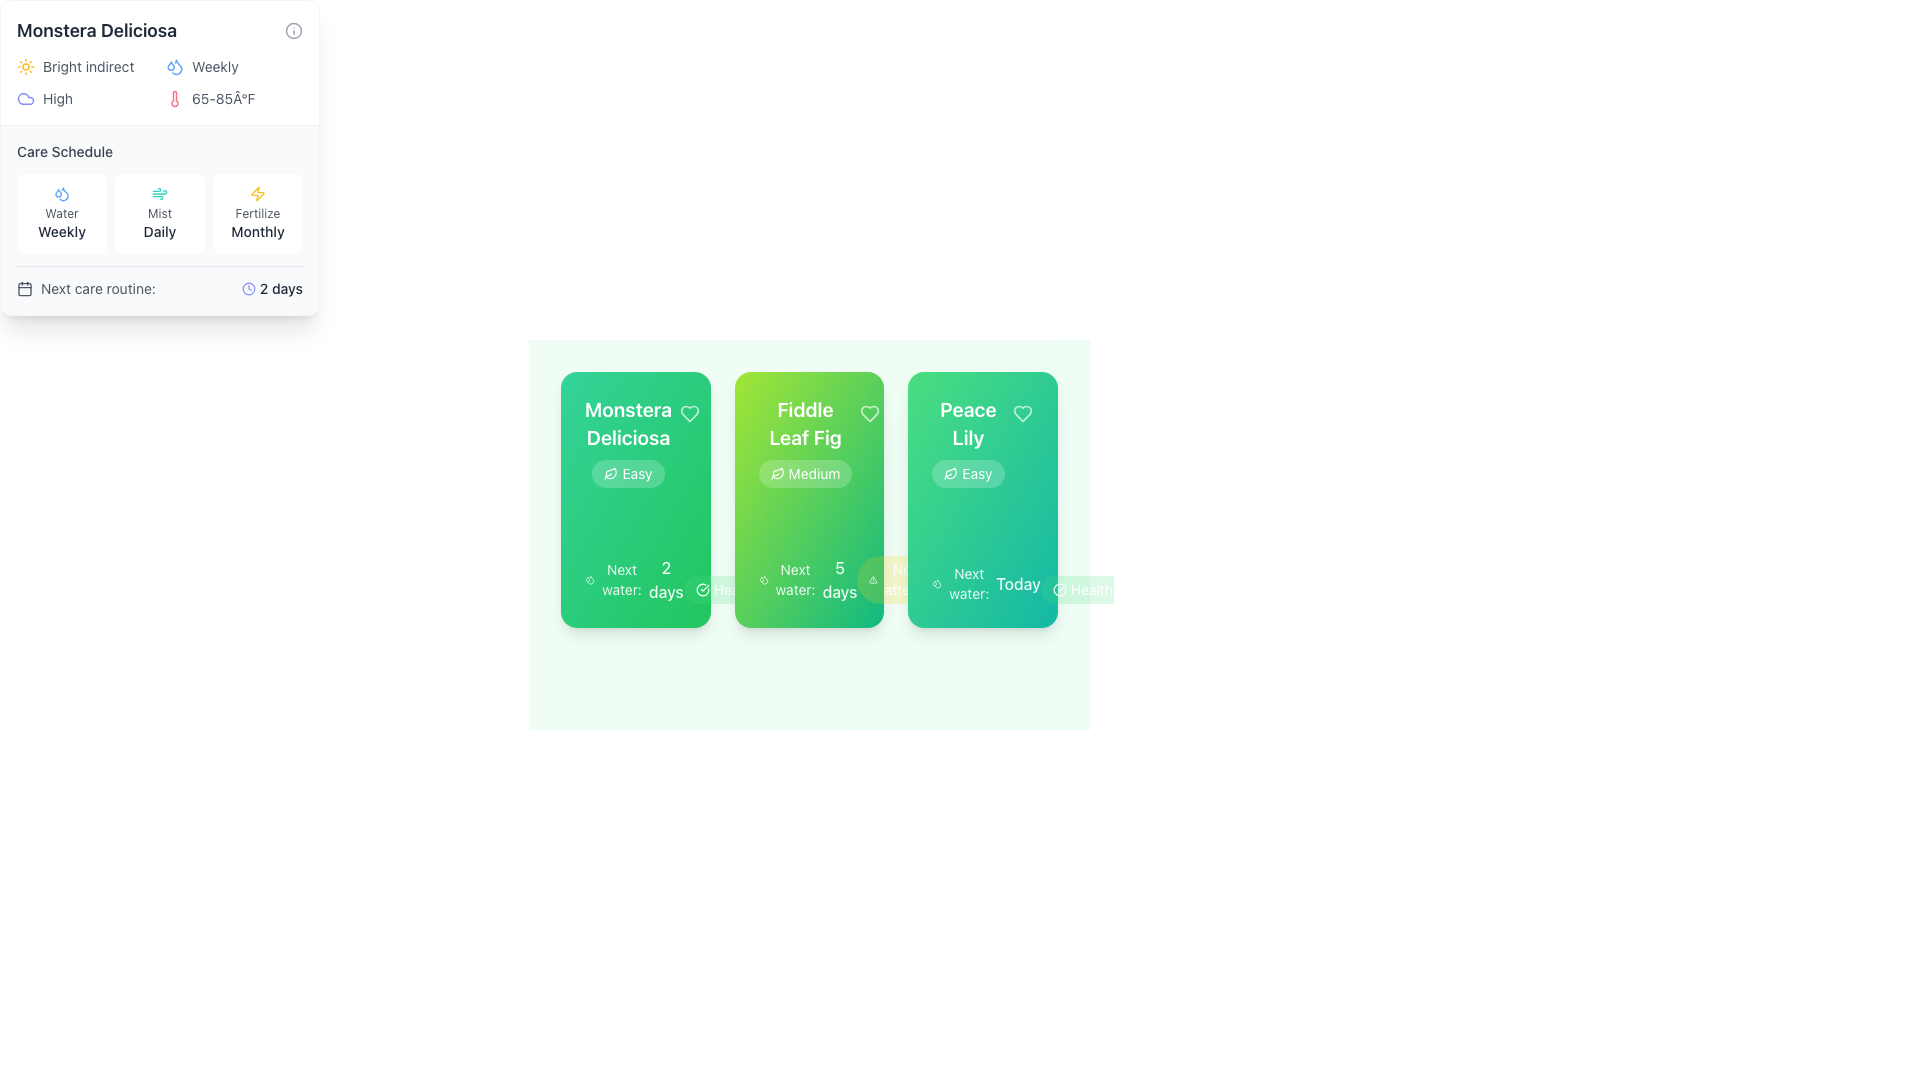 The height and width of the screenshot is (1080, 1920). Describe the element at coordinates (627, 441) in the screenshot. I see `text of the Card title displaying 'Monstera Deliciosa' and its care difficulty level 'Easy', located at the top left of the green card, just below the heart-shaped icon` at that location.